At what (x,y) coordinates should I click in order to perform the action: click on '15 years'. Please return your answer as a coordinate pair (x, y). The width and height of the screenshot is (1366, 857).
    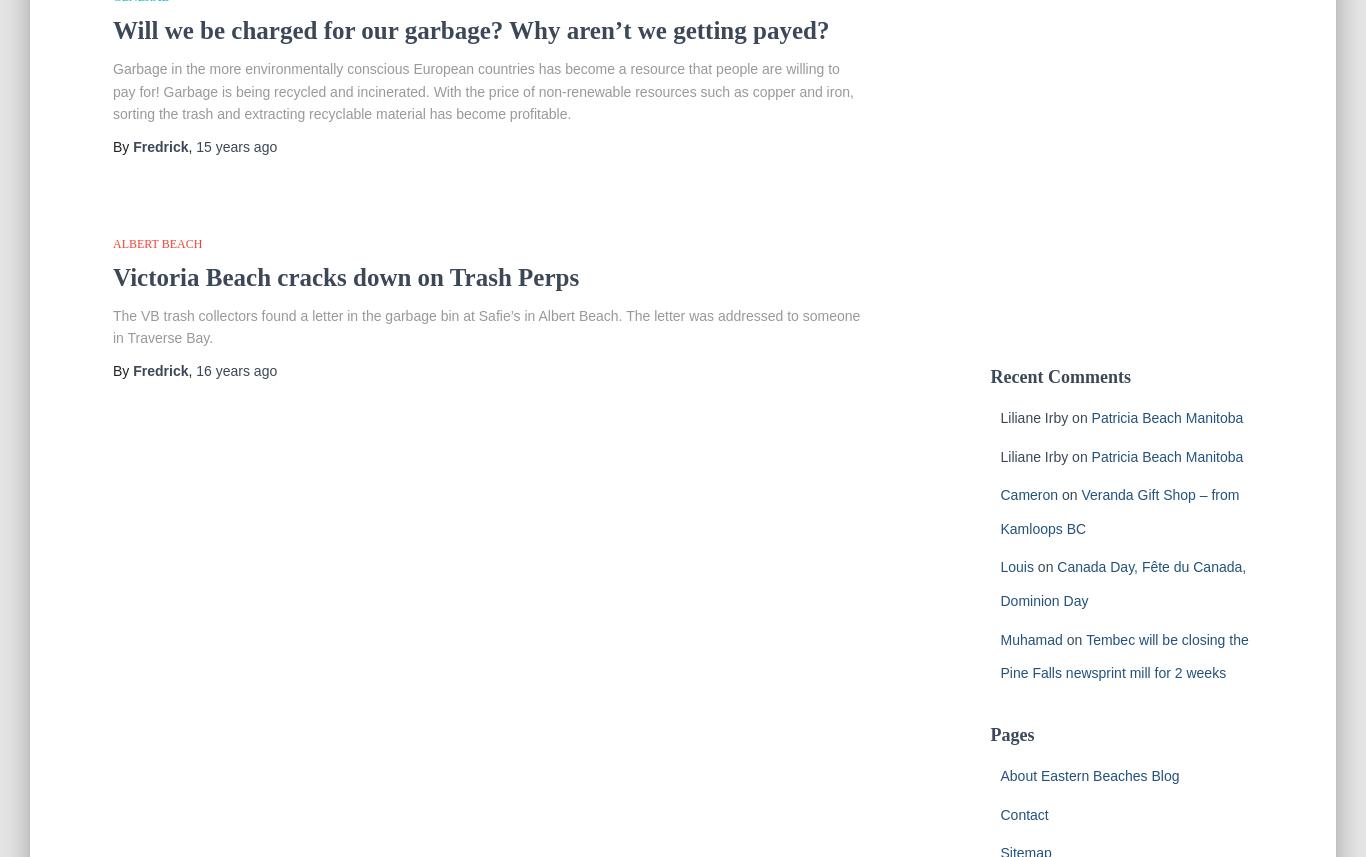
    Looking at the image, I should click on (195, 145).